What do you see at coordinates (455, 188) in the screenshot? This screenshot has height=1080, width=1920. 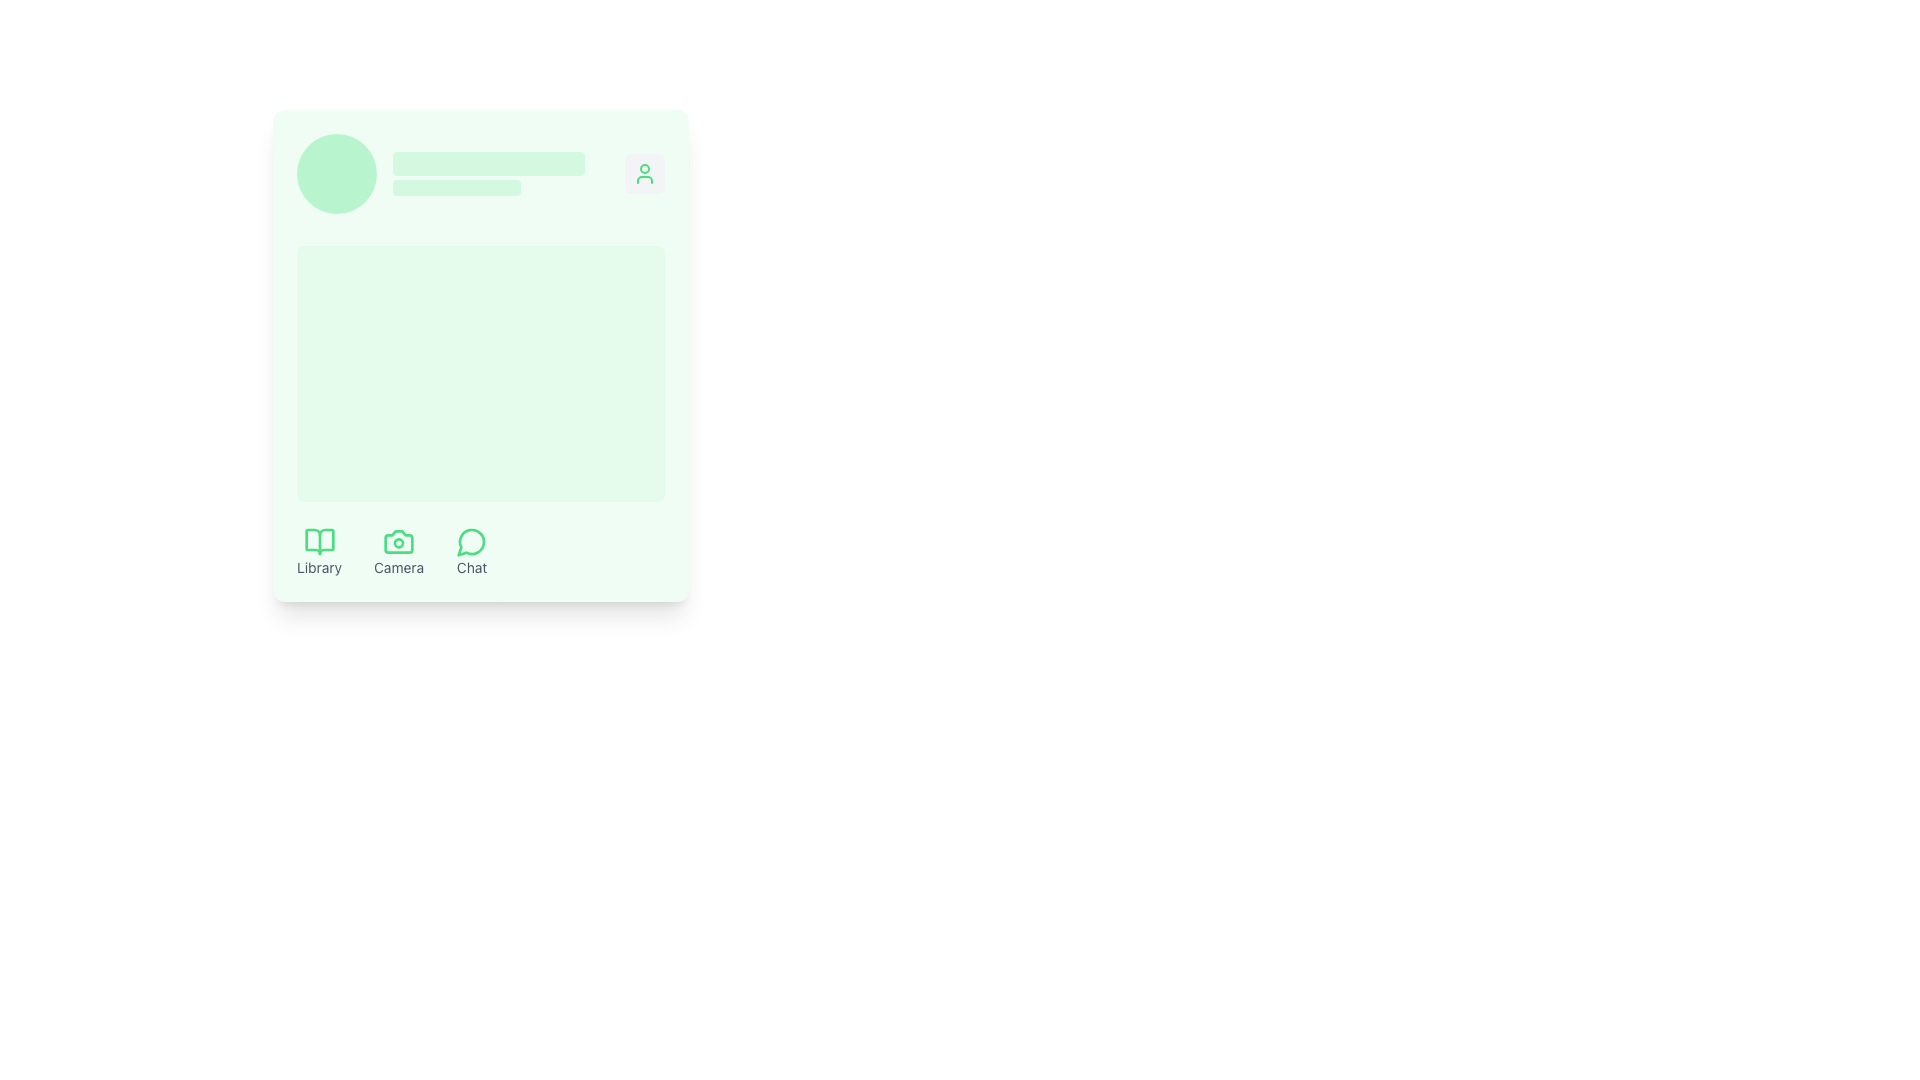 I see `the loading placeholder component, which visually indicates data processing and is centrally positioned with a slight right offset beneath a larger placeholder` at bounding box center [455, 188].